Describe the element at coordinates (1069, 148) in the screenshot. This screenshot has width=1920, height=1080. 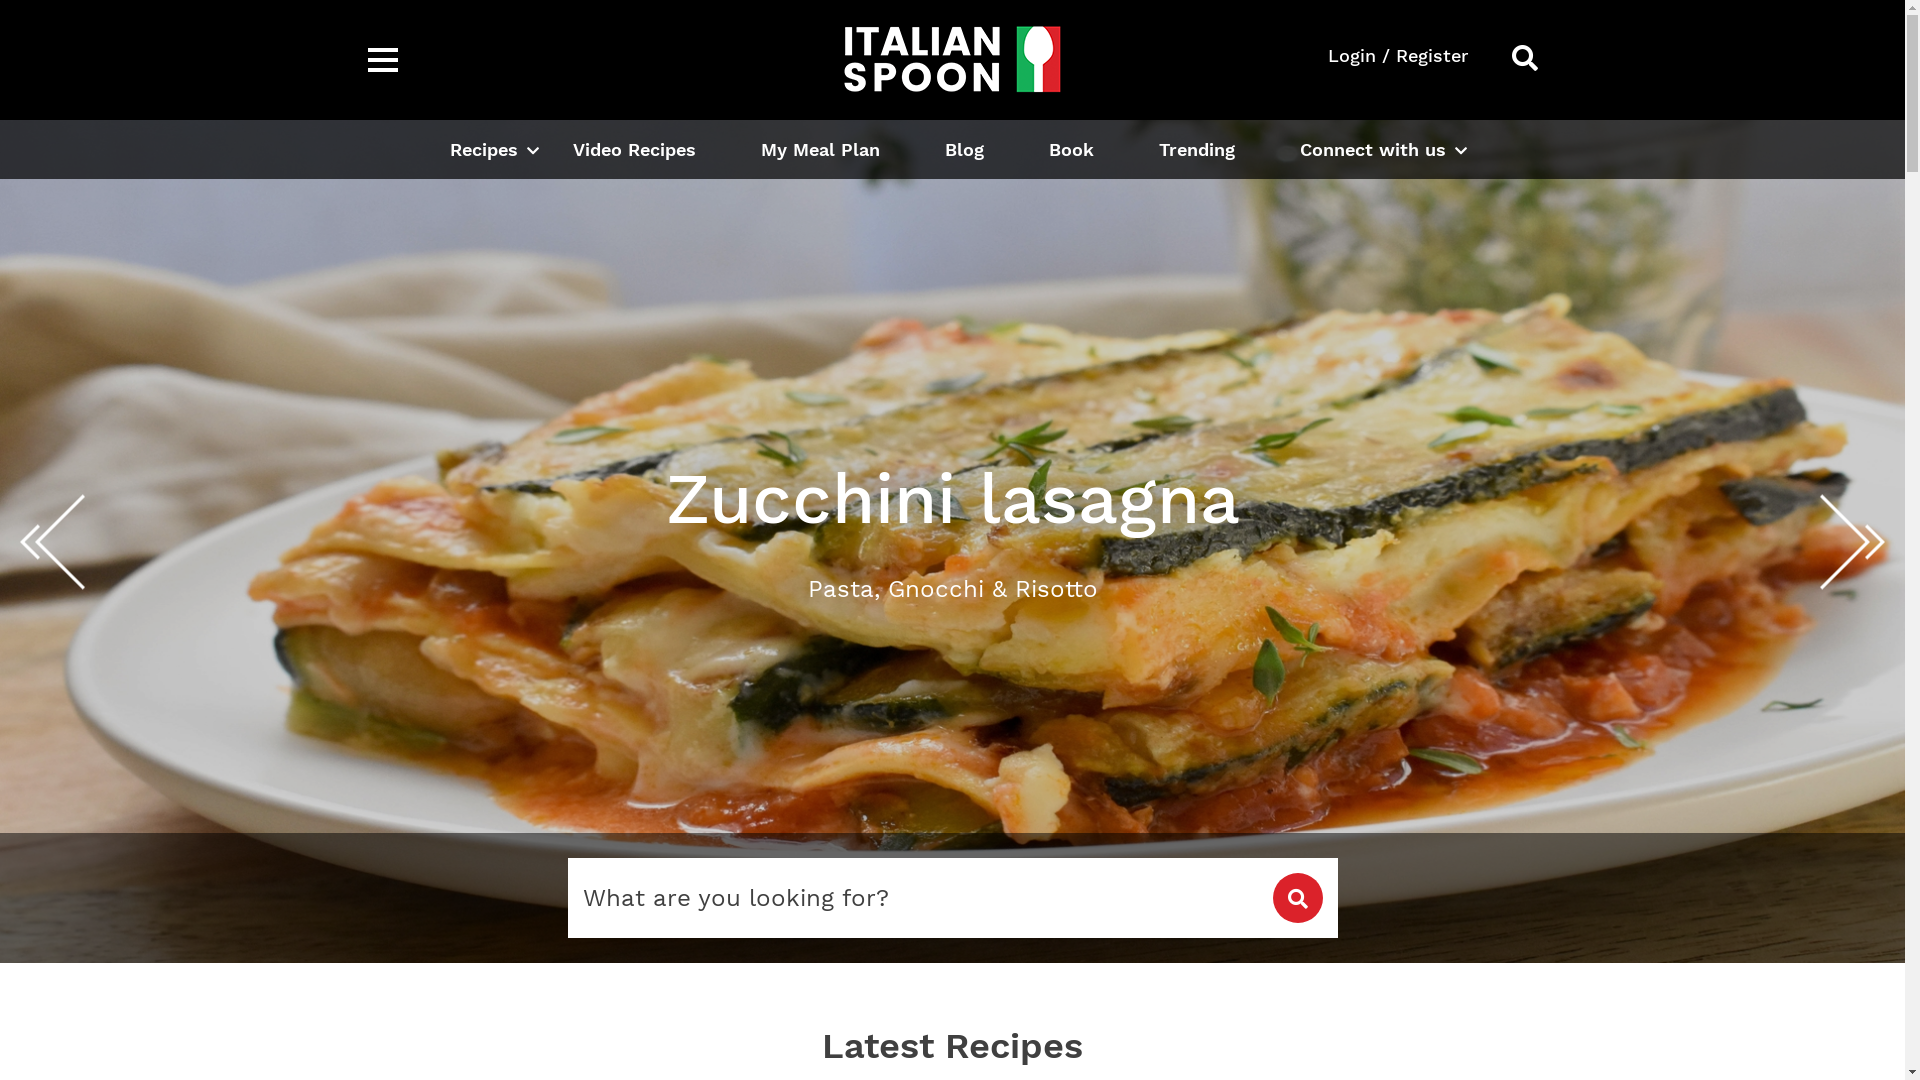
I see `'Book'` at that location.